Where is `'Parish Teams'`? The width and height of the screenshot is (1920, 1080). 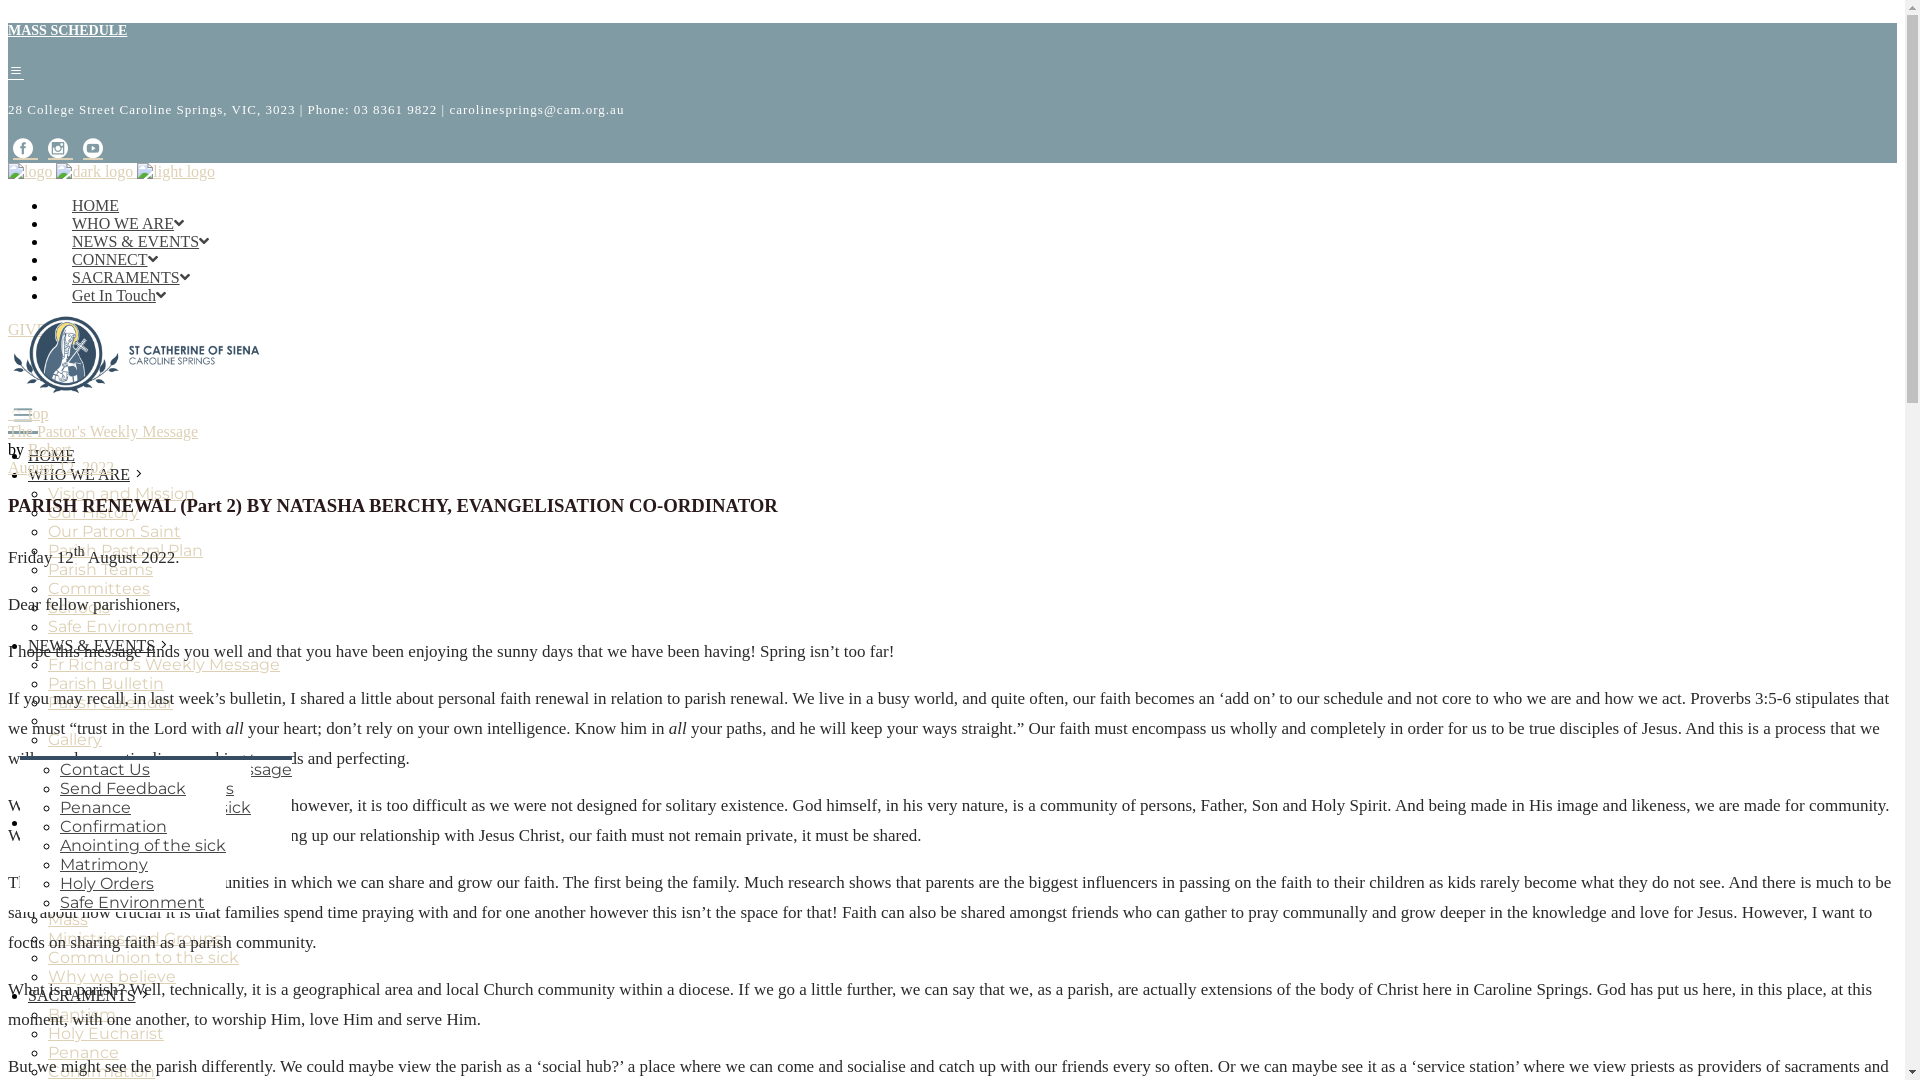
'Parish Teams' is located at coordinates (99, 569).